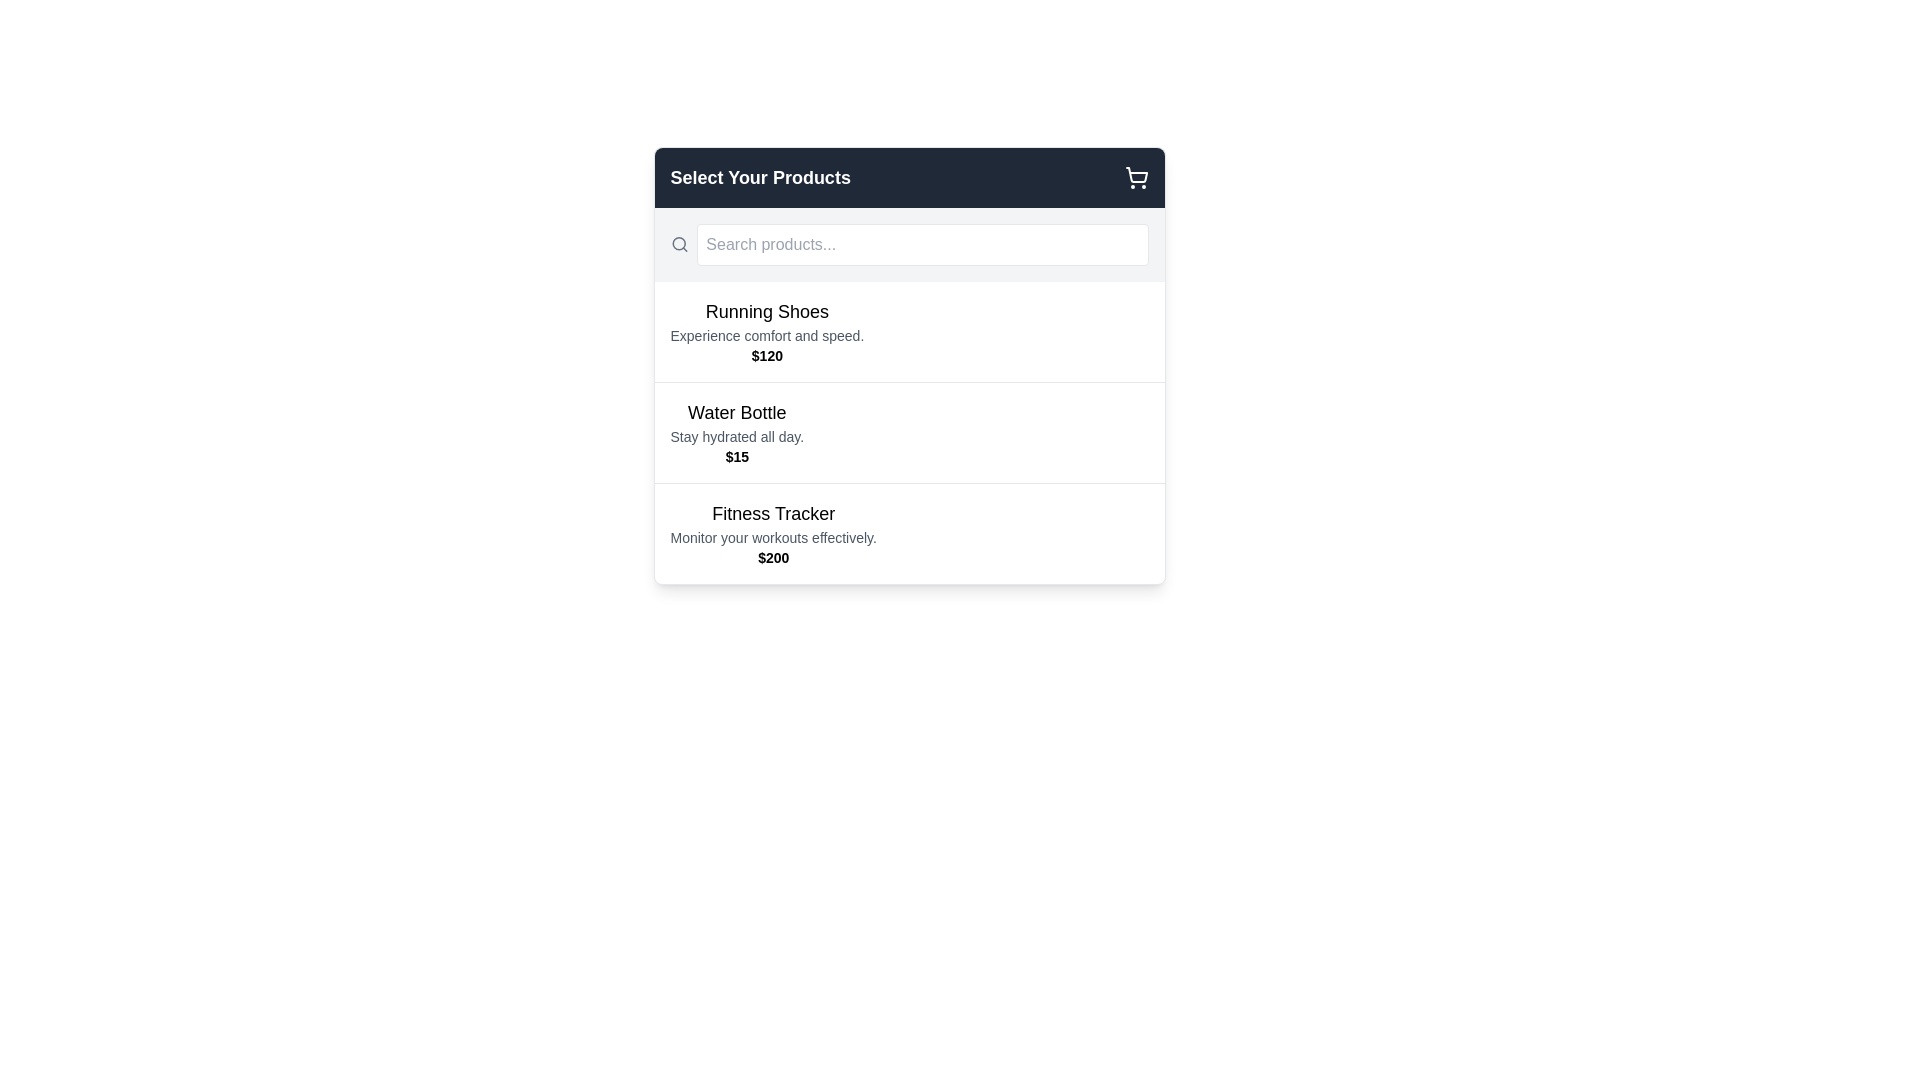  Describe the element at coordinates (908, 431) in the screenshot. I see `the second Card listing element in the product list` at that location.